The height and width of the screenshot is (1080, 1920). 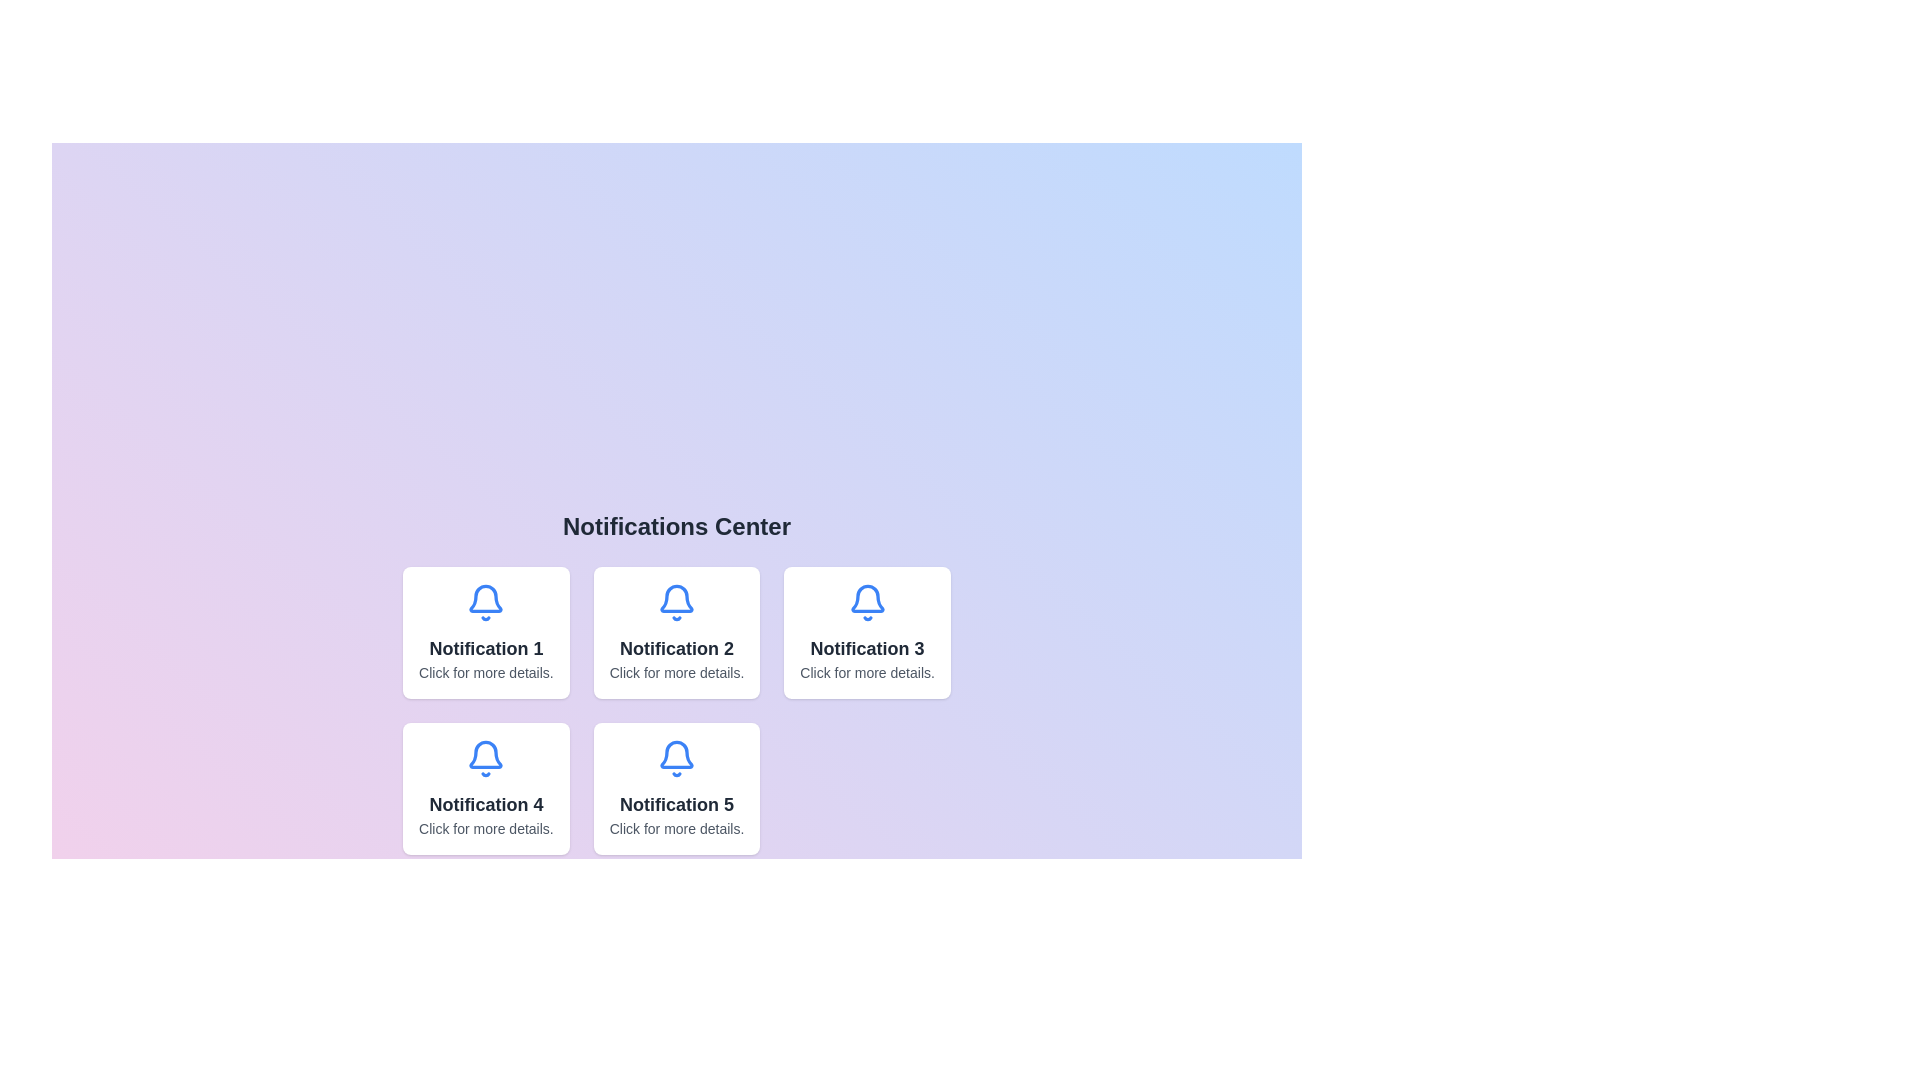 What do you see at coordinates (867, 597) in the screenshot?
I see `the bell icon, which is a notification symbol located at the top of the card labeled 'Notification 3'` at bounding box center [867, 597].